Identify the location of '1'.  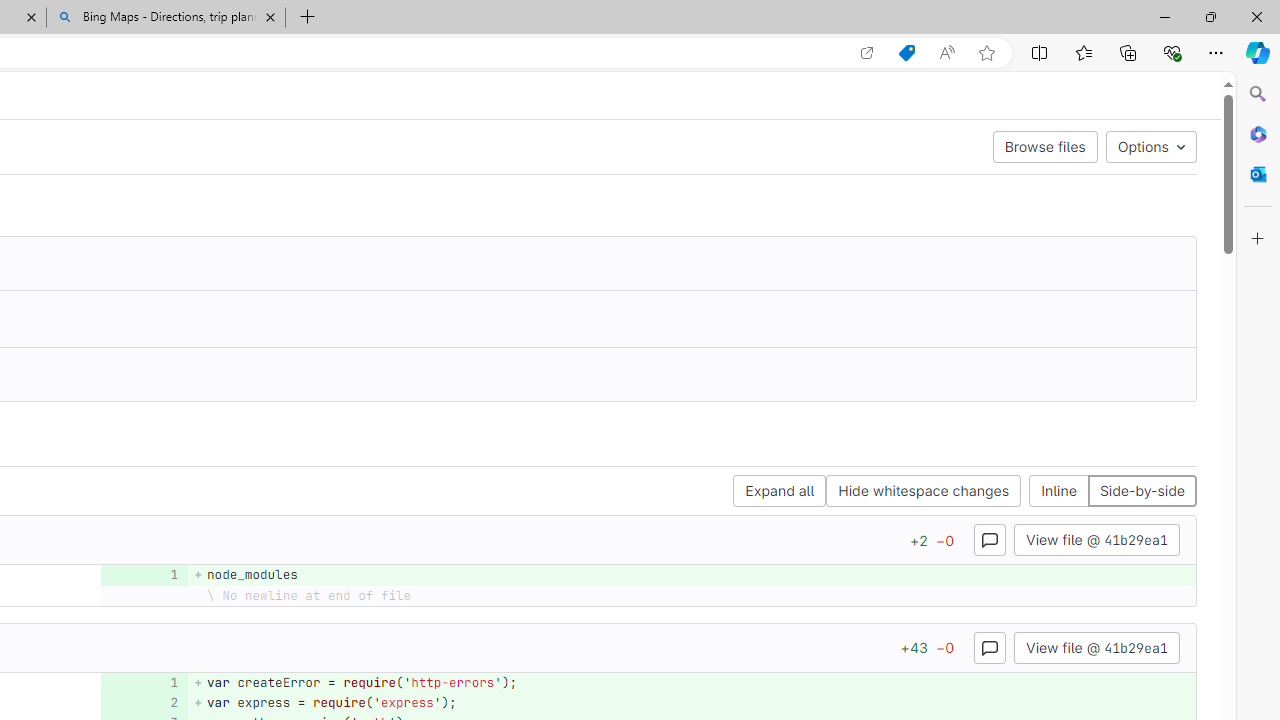
(141, 681).